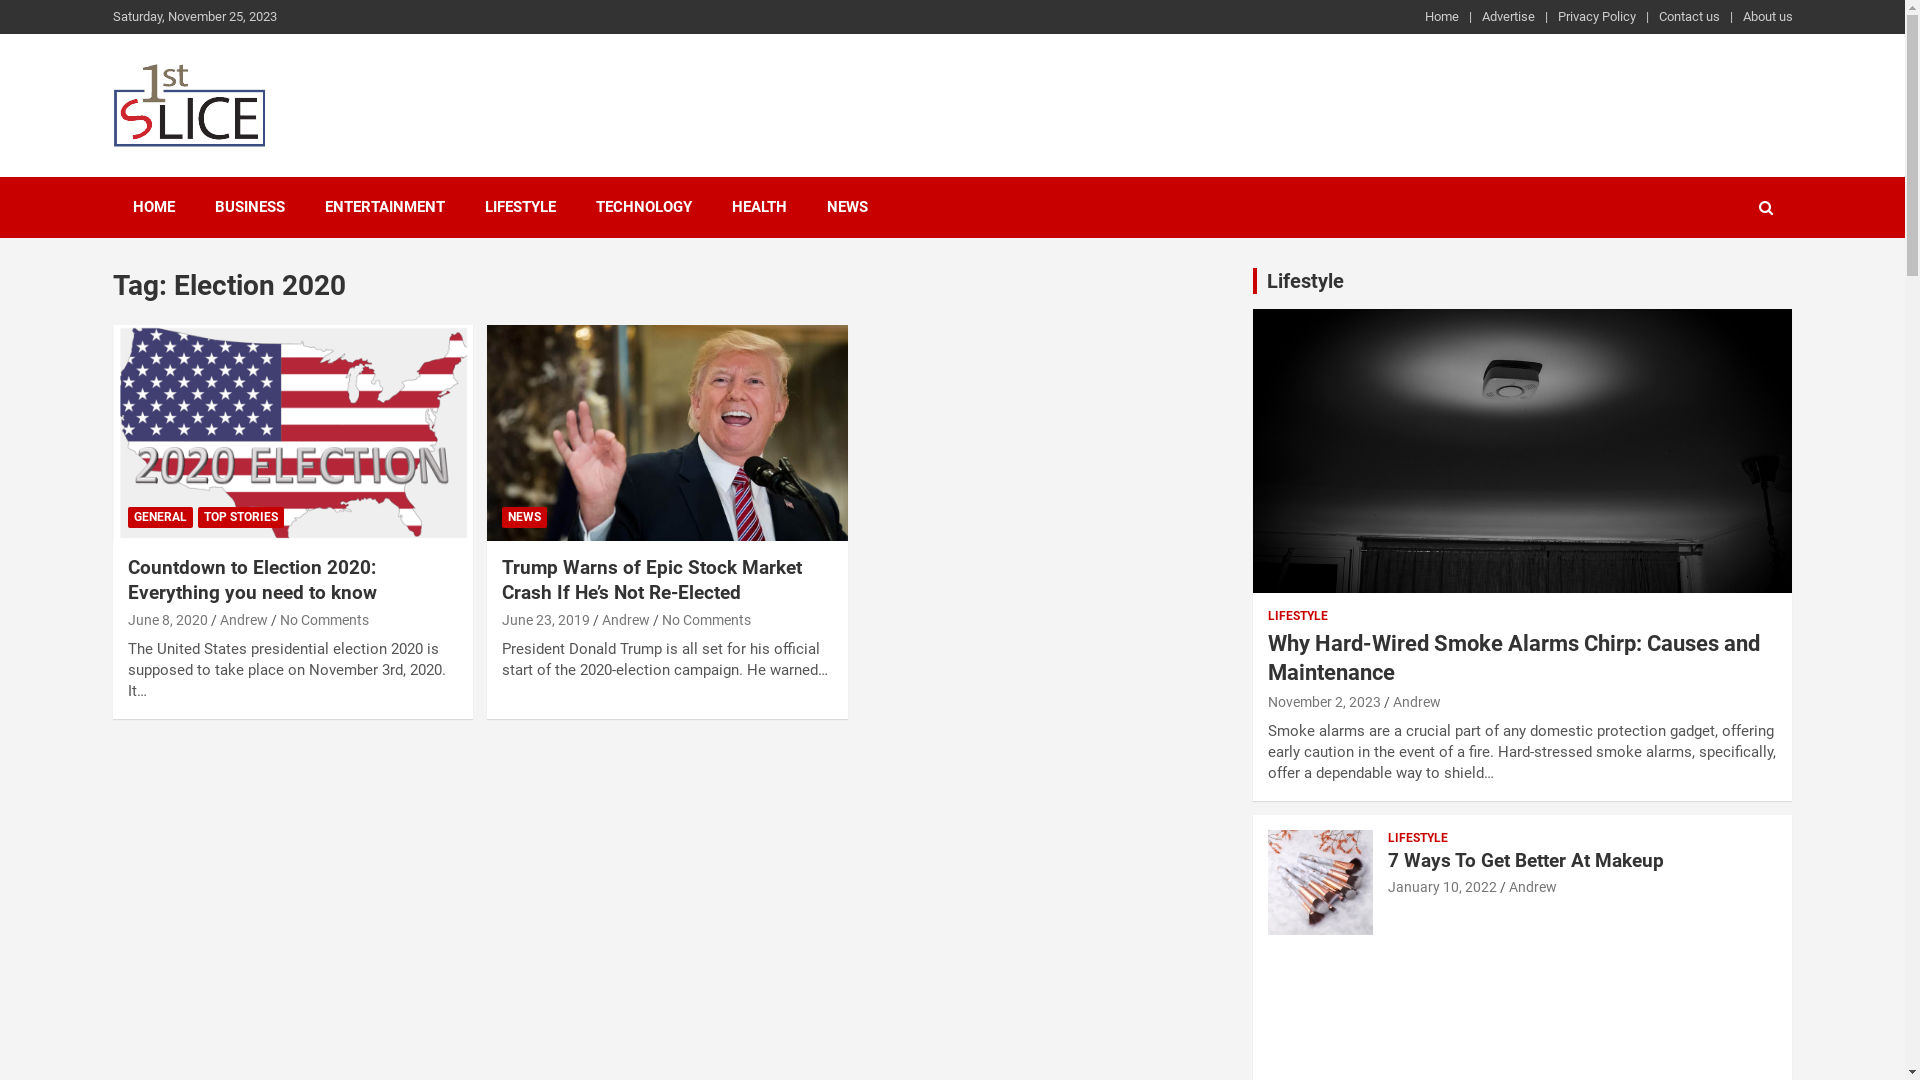 The image size is (1920, 1080). Describe the element at coordinates (127, 619) in the screenshot. I see `'June 8, 2020'` at that location.